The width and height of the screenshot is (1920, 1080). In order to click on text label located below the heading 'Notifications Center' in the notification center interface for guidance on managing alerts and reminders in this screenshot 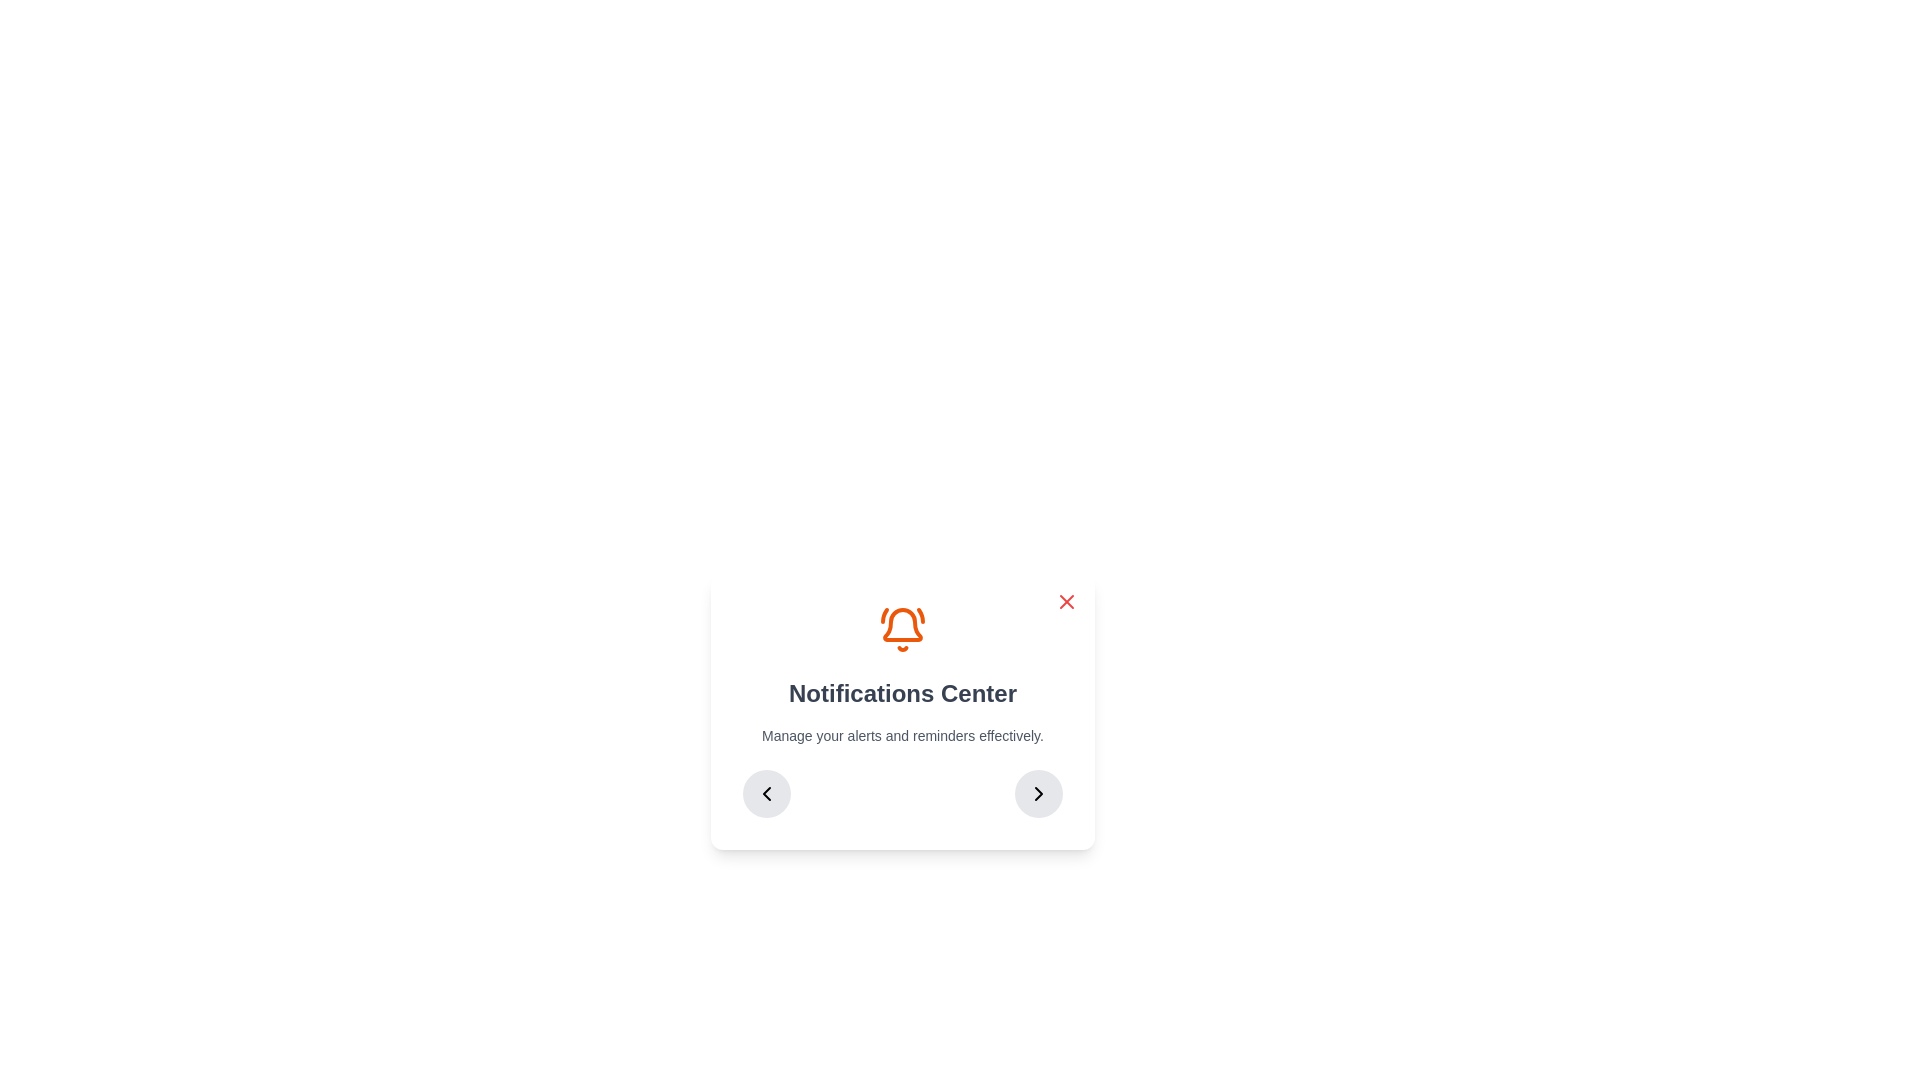, I will do `click(901, 736)`.